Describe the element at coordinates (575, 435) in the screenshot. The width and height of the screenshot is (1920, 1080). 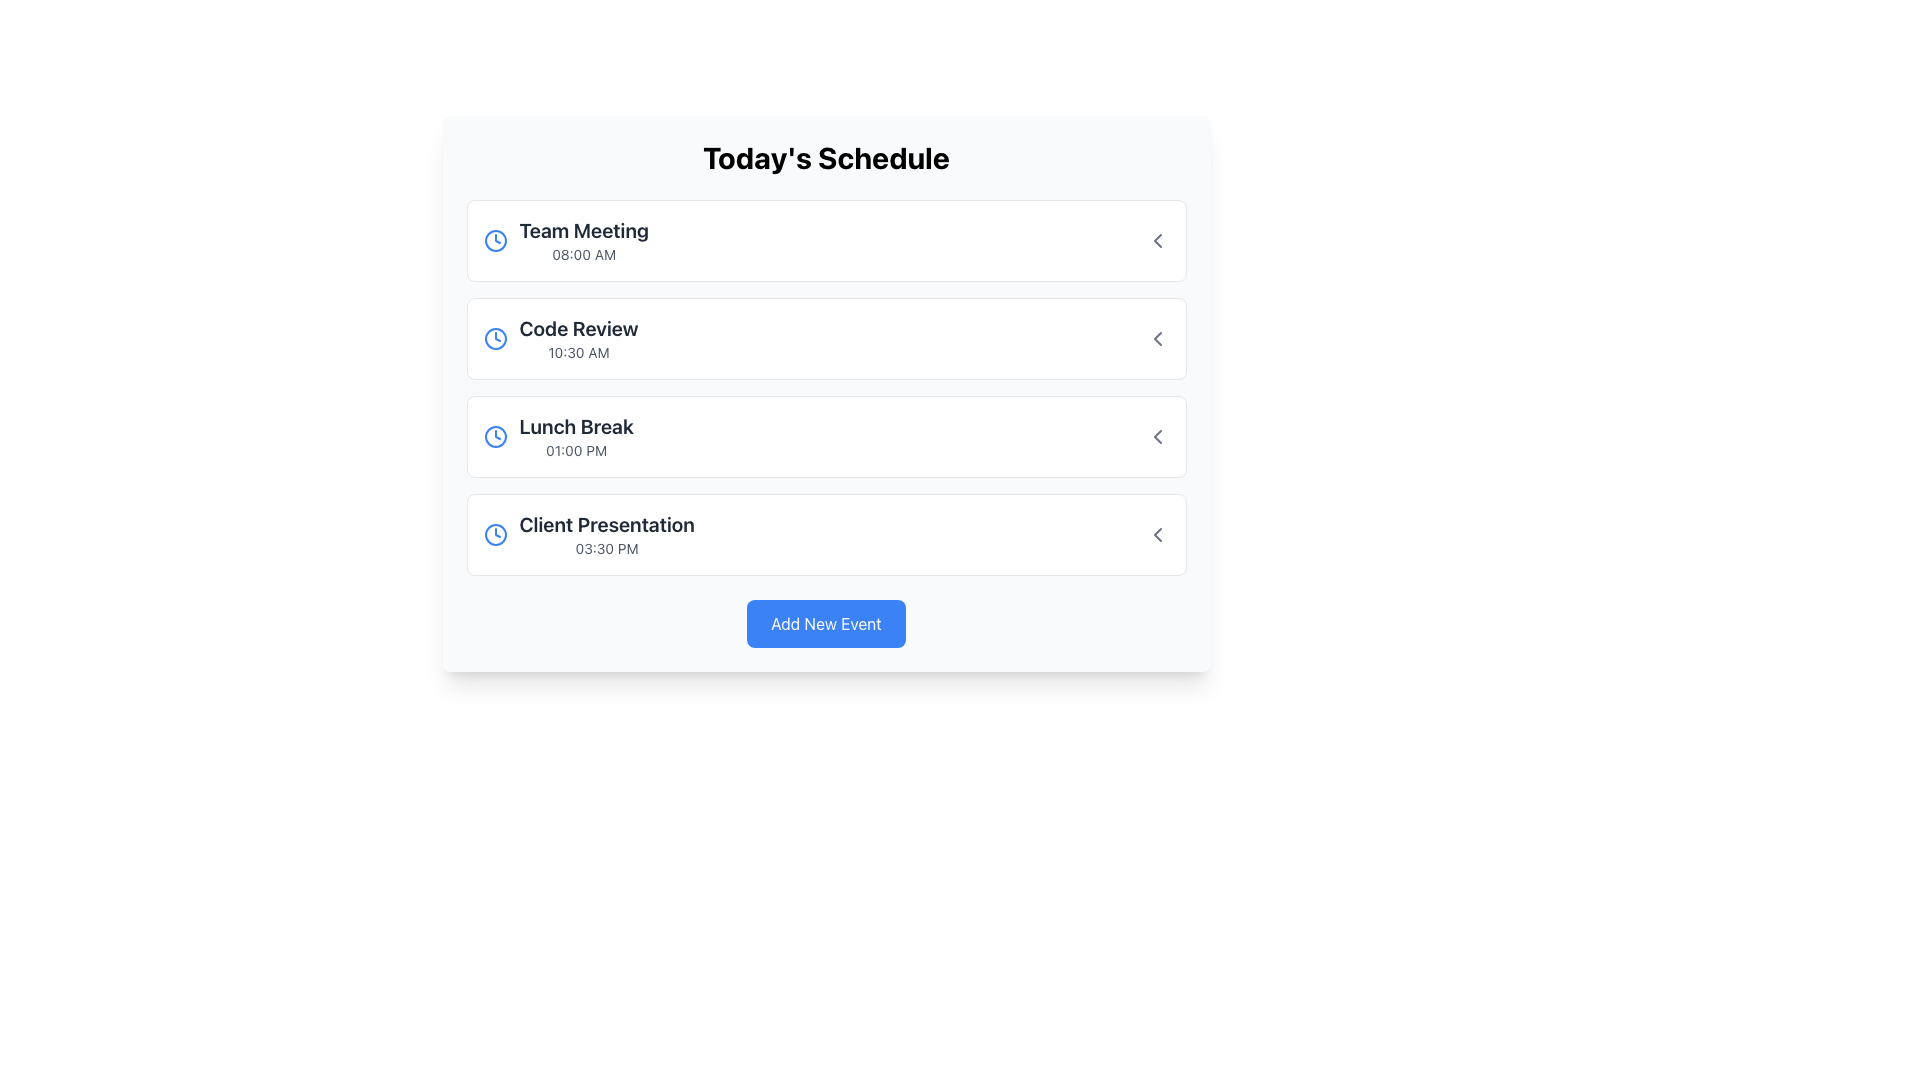
I see `the 'Lunch Break' Text Display element` at that location.